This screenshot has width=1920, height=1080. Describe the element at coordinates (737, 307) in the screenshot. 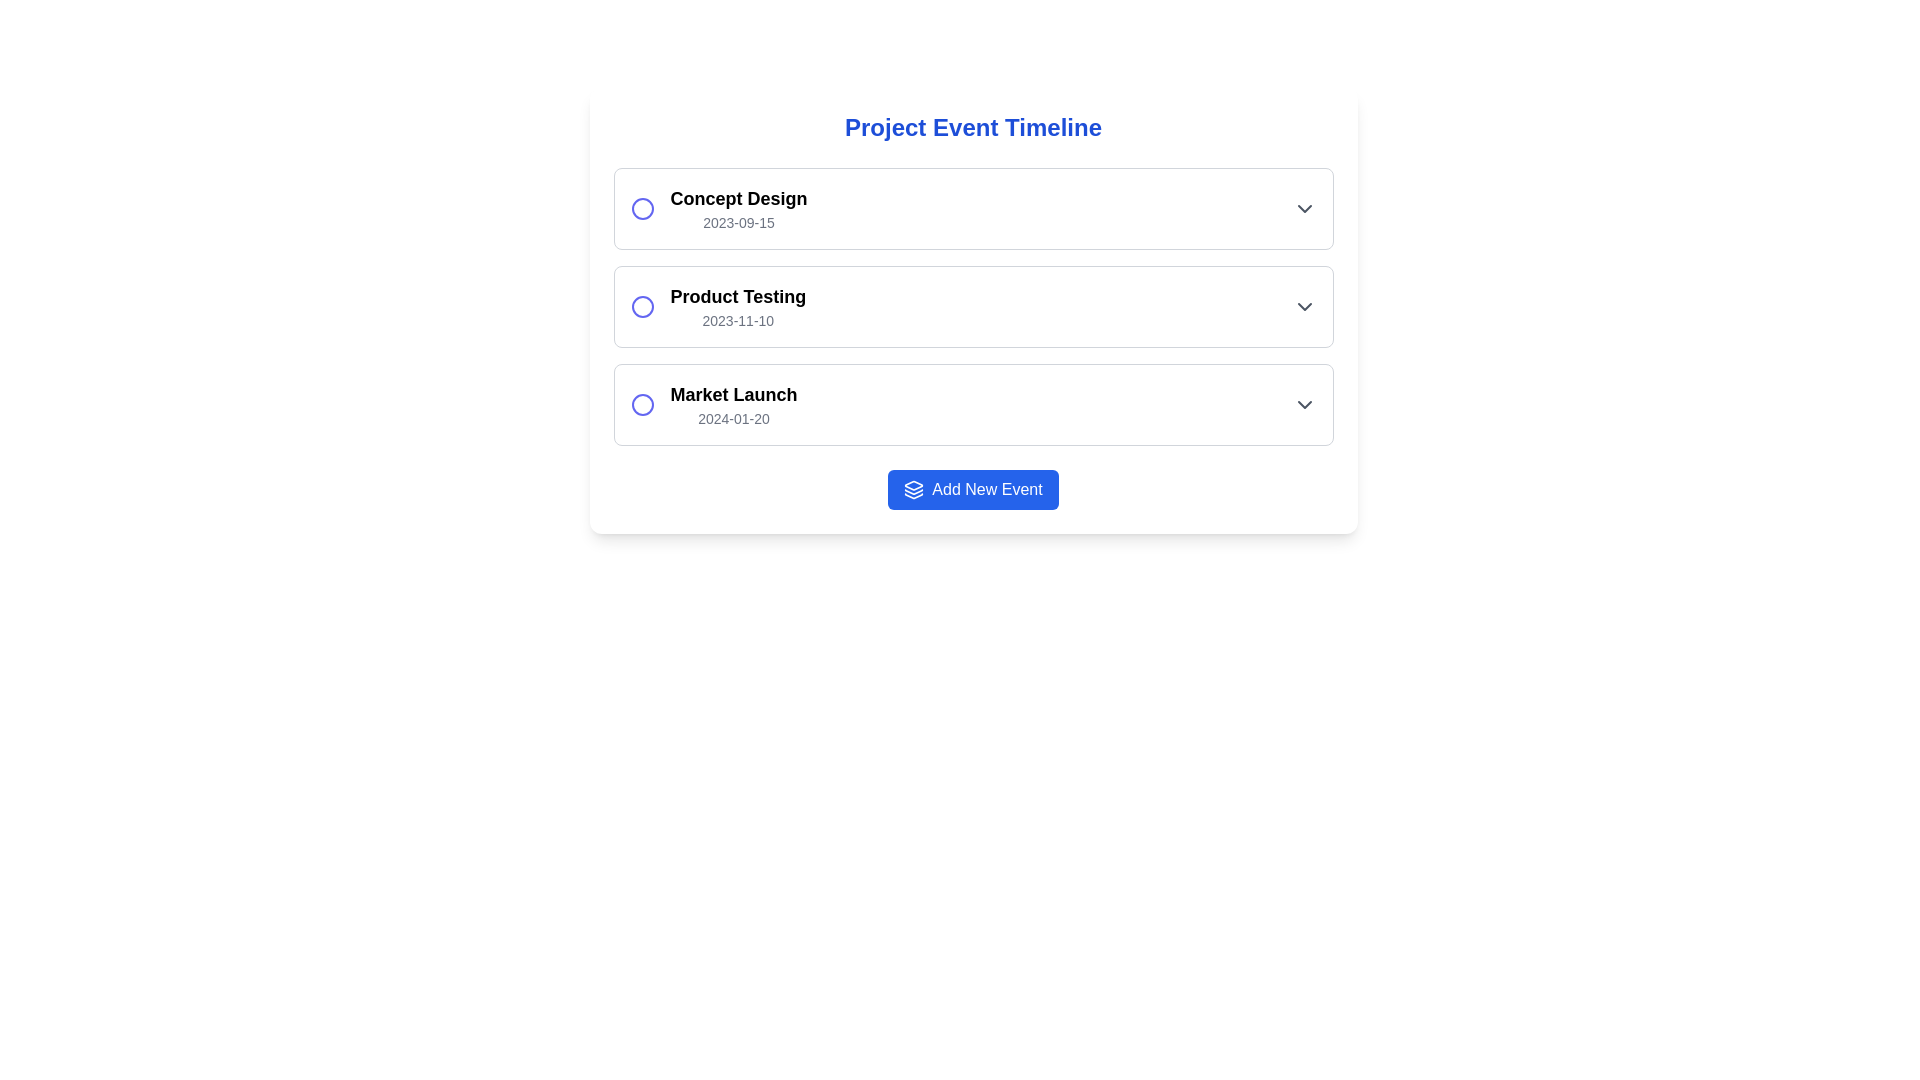

I see `text information displayed in the TextBlock titled 'Product Testing' with the date '2023-11-10', located in the second row of the 'Project Event Timeline.'` at that location.